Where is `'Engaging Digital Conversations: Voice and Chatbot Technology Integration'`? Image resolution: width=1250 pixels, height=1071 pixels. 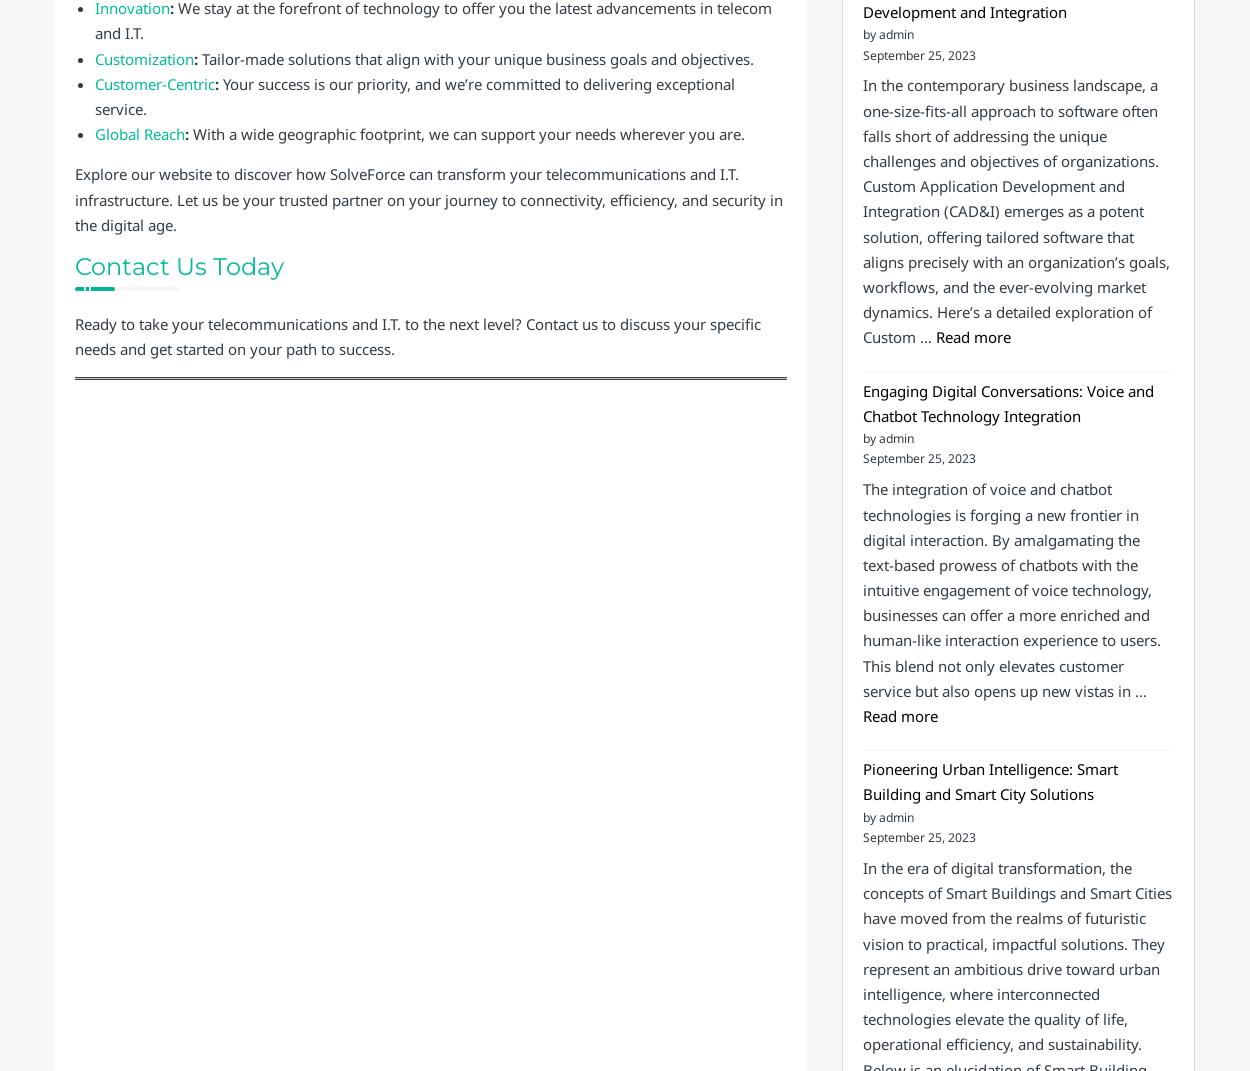
'Engaging Digital Conversations: Voice and Chatbot Technology Integration' is located at coordinates (1007, 402).